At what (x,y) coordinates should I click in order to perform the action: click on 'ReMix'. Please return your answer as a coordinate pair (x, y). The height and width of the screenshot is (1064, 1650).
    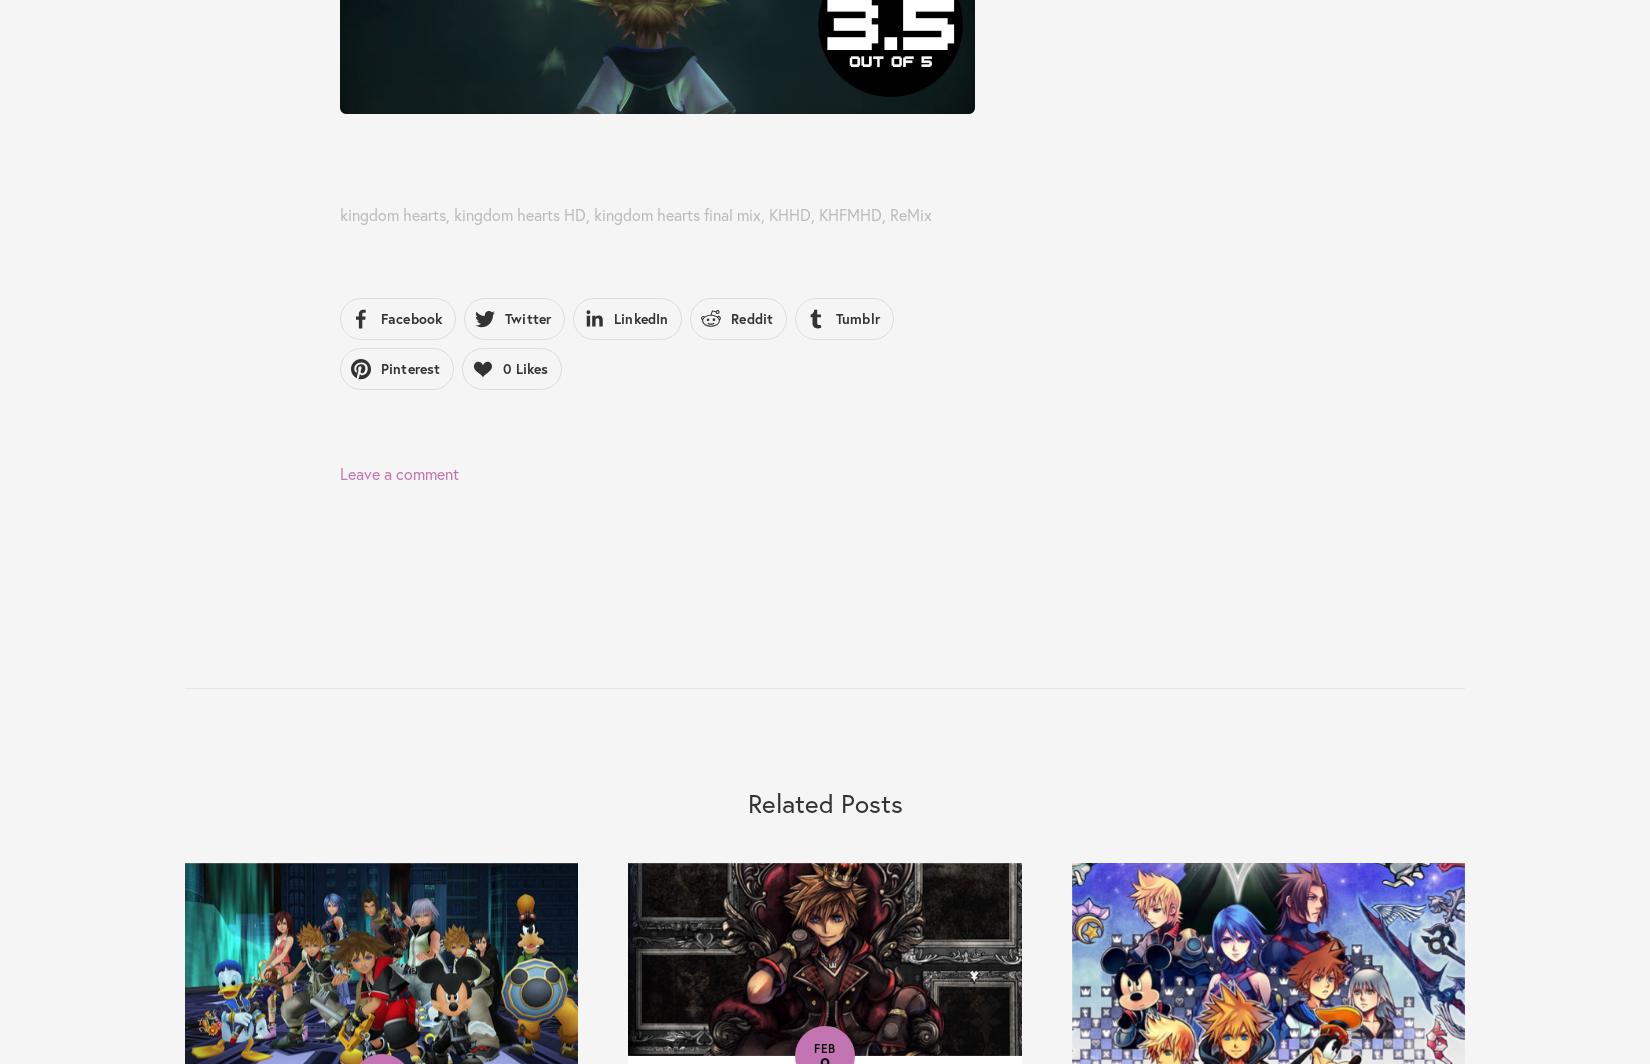
    Looking at the image, I should click on (910, 214).